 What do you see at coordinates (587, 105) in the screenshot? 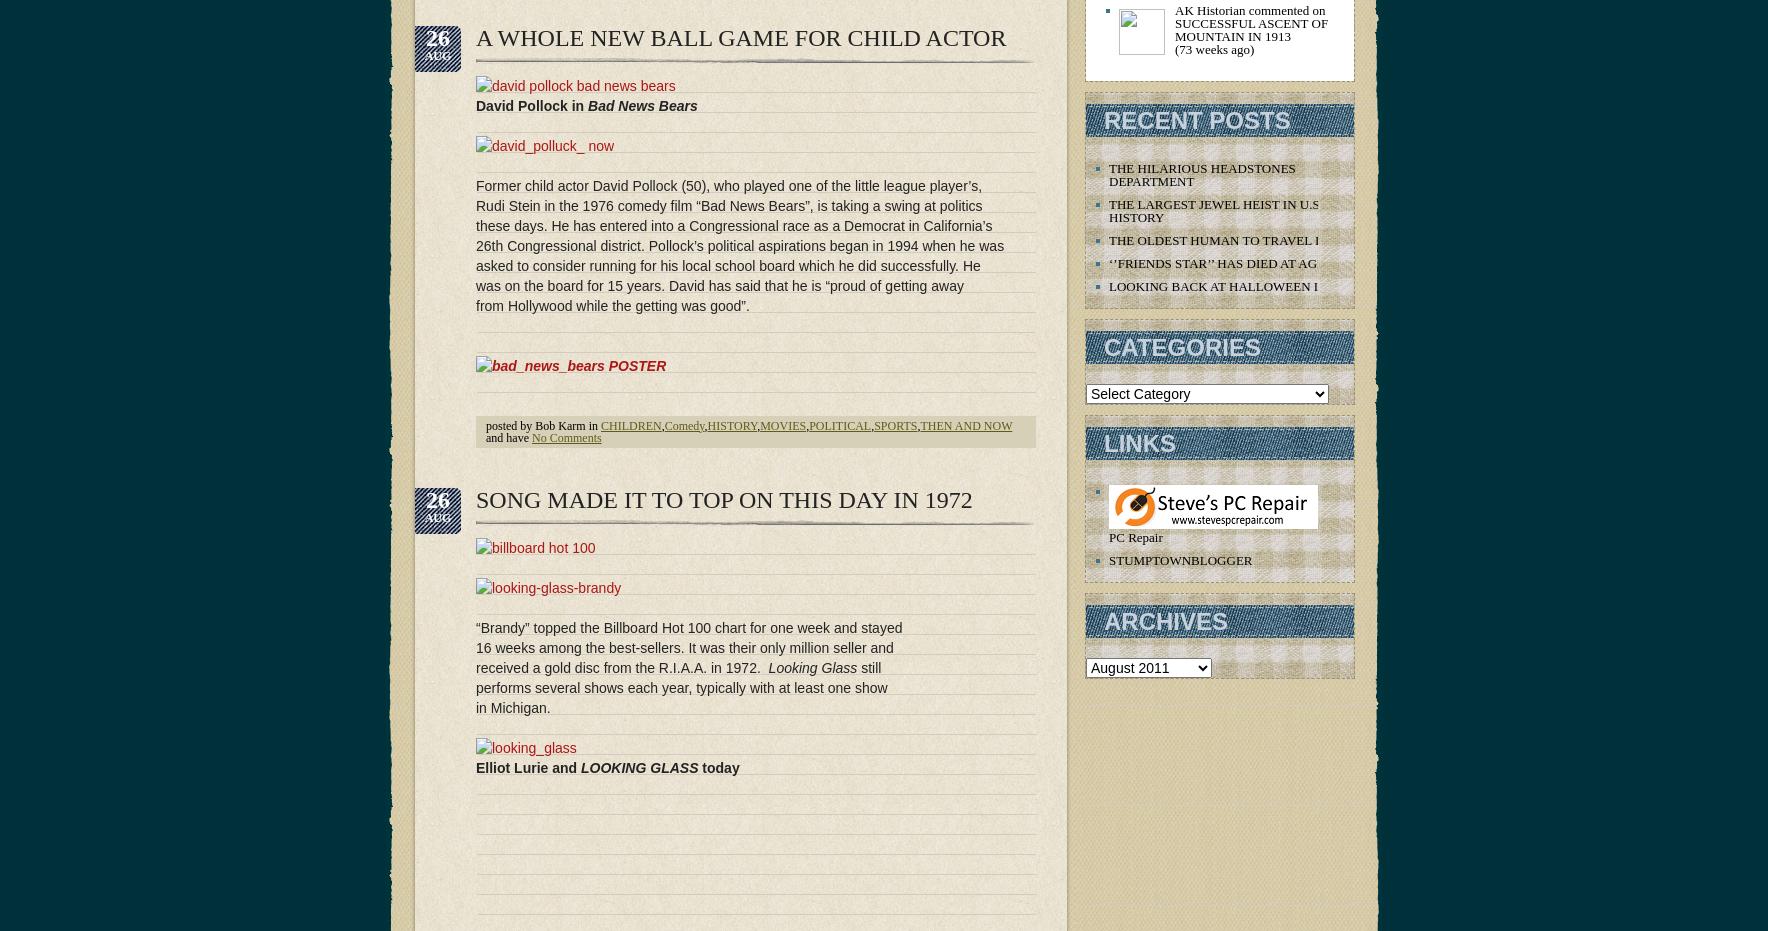
I see `'Bad News Bears'` at bounding box center [587, 105].